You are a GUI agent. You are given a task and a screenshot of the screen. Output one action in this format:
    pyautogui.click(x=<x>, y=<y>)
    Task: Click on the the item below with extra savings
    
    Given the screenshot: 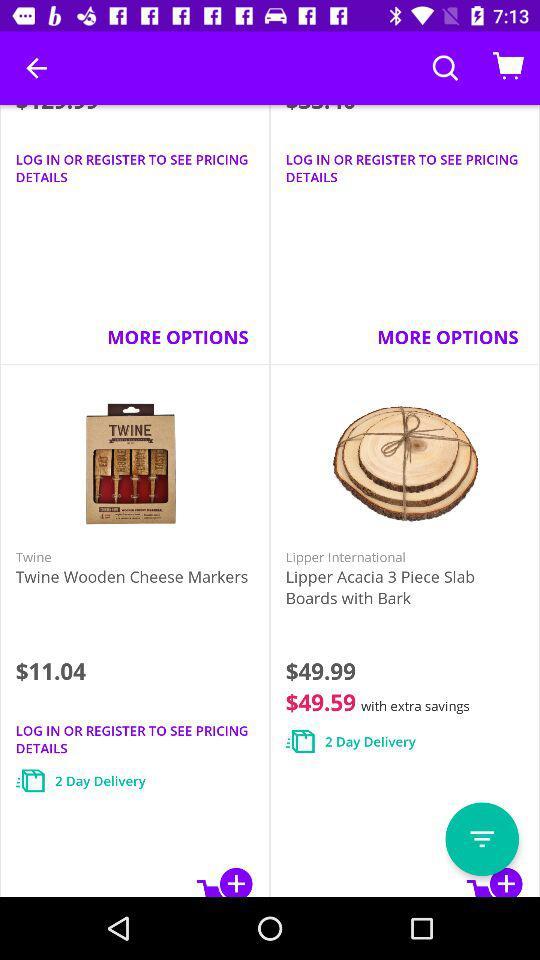 What is the action you would take?
    pyautogui.click(x=481, y=839)
    